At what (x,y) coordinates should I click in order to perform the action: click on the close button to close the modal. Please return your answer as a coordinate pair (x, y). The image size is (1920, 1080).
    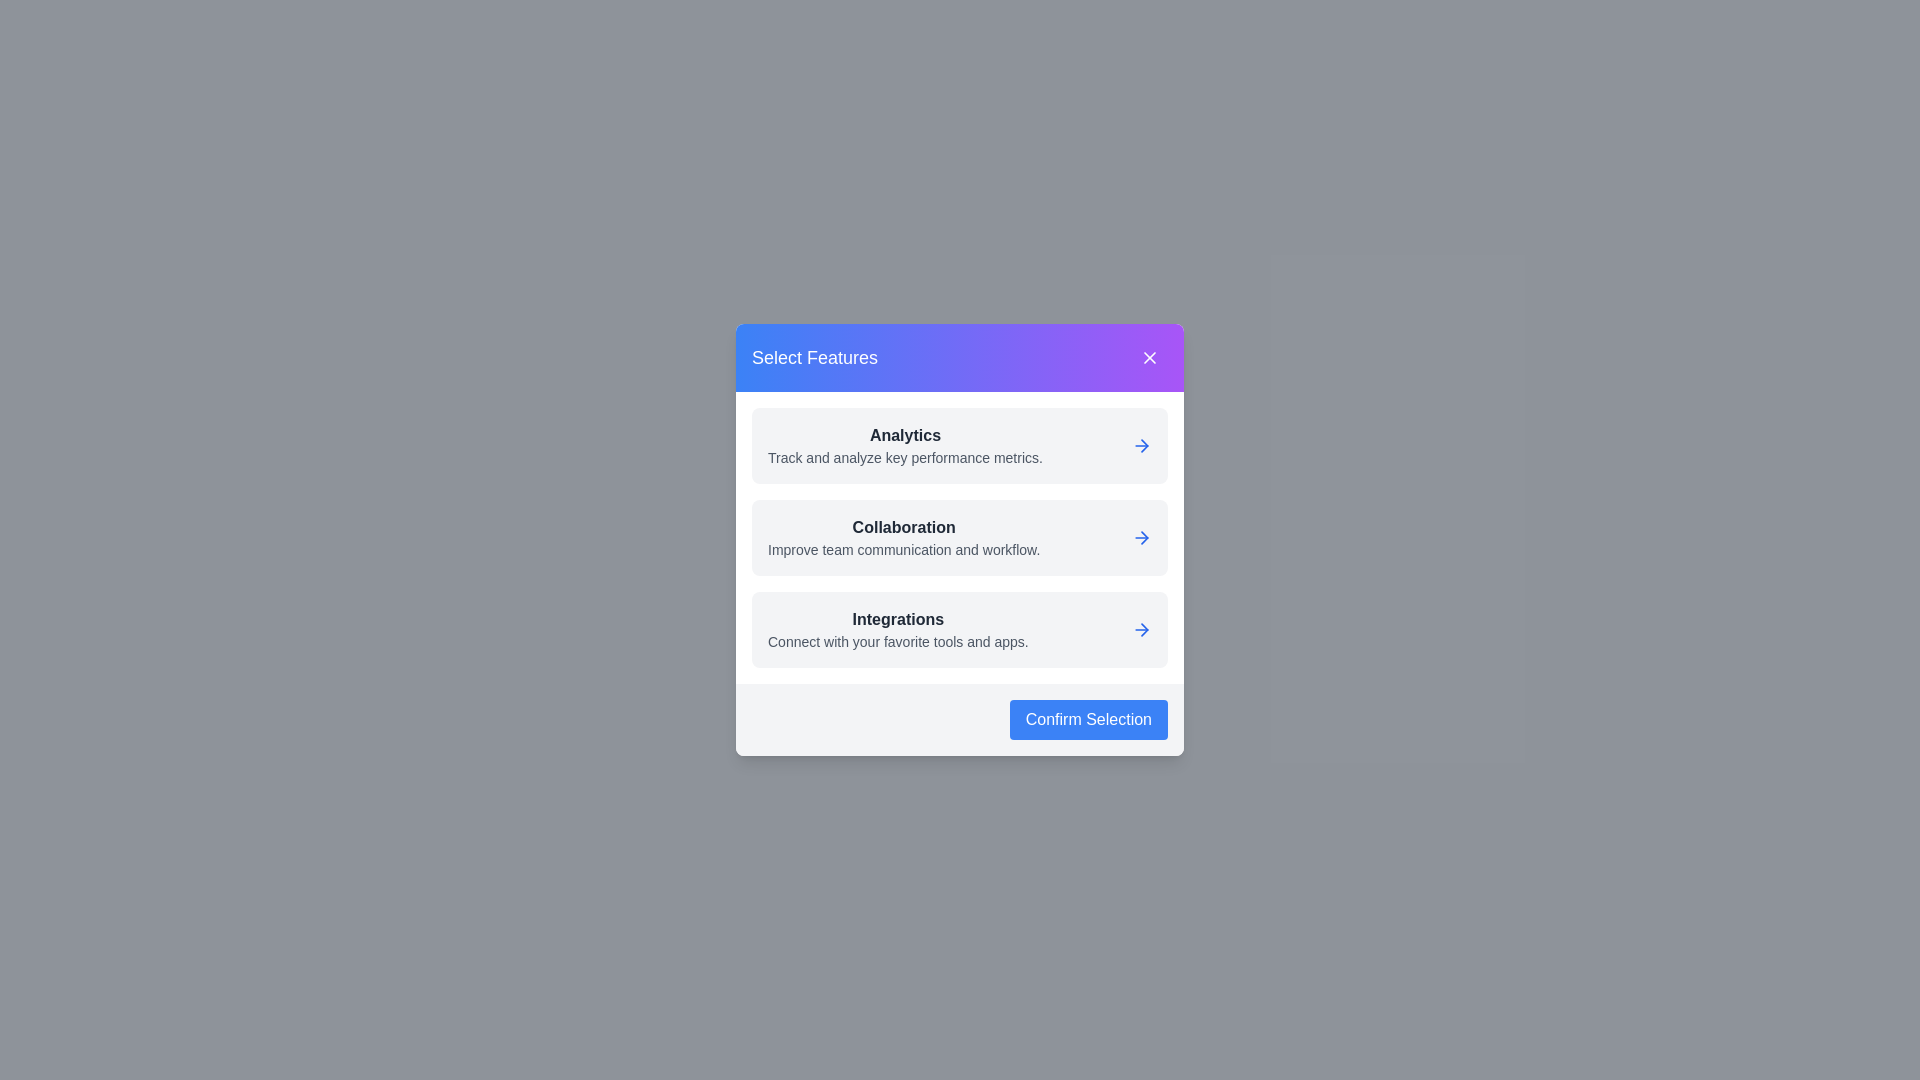
    Looking at the image, I should click on (1150, 357).